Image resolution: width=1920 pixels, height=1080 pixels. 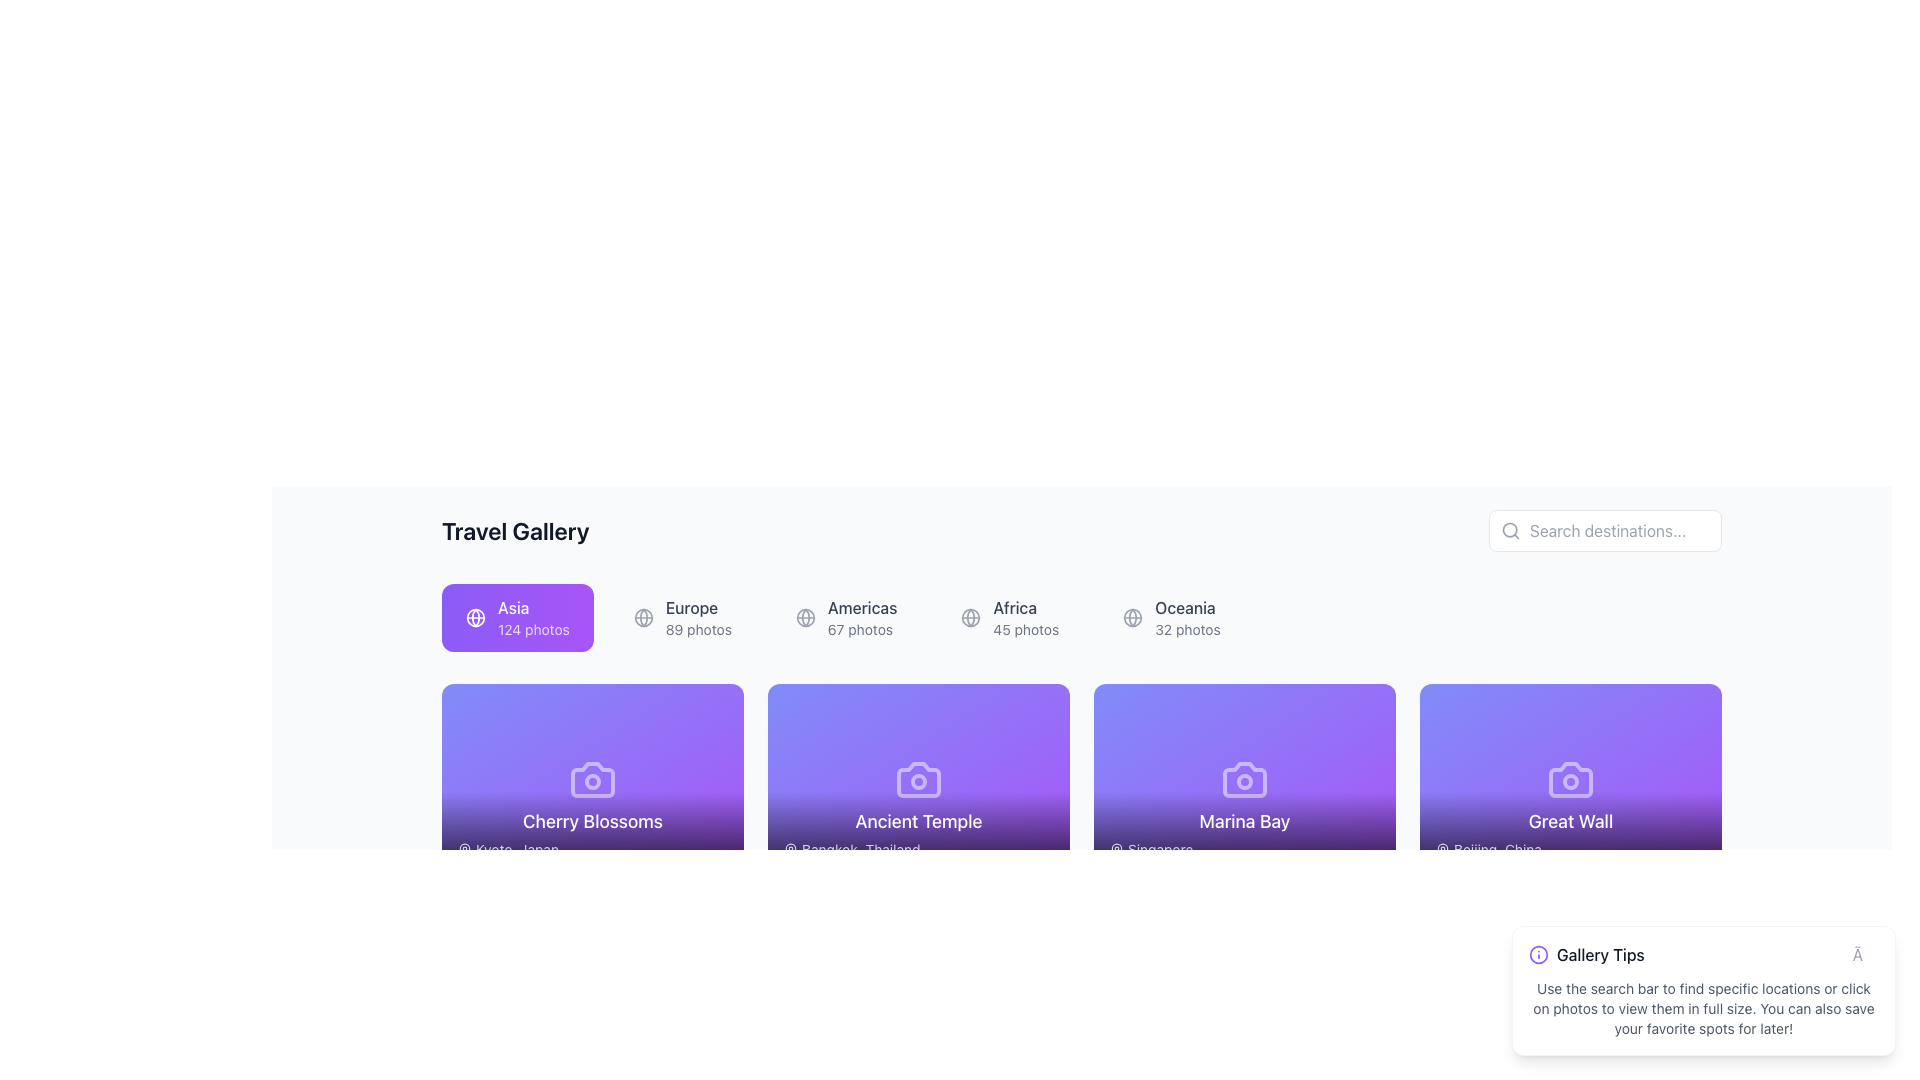 I want to click on the globe icon located in the 'Oceania 32 photos' section, positioned to the left of the text 'Oceania', so click(x=1133, y=616).